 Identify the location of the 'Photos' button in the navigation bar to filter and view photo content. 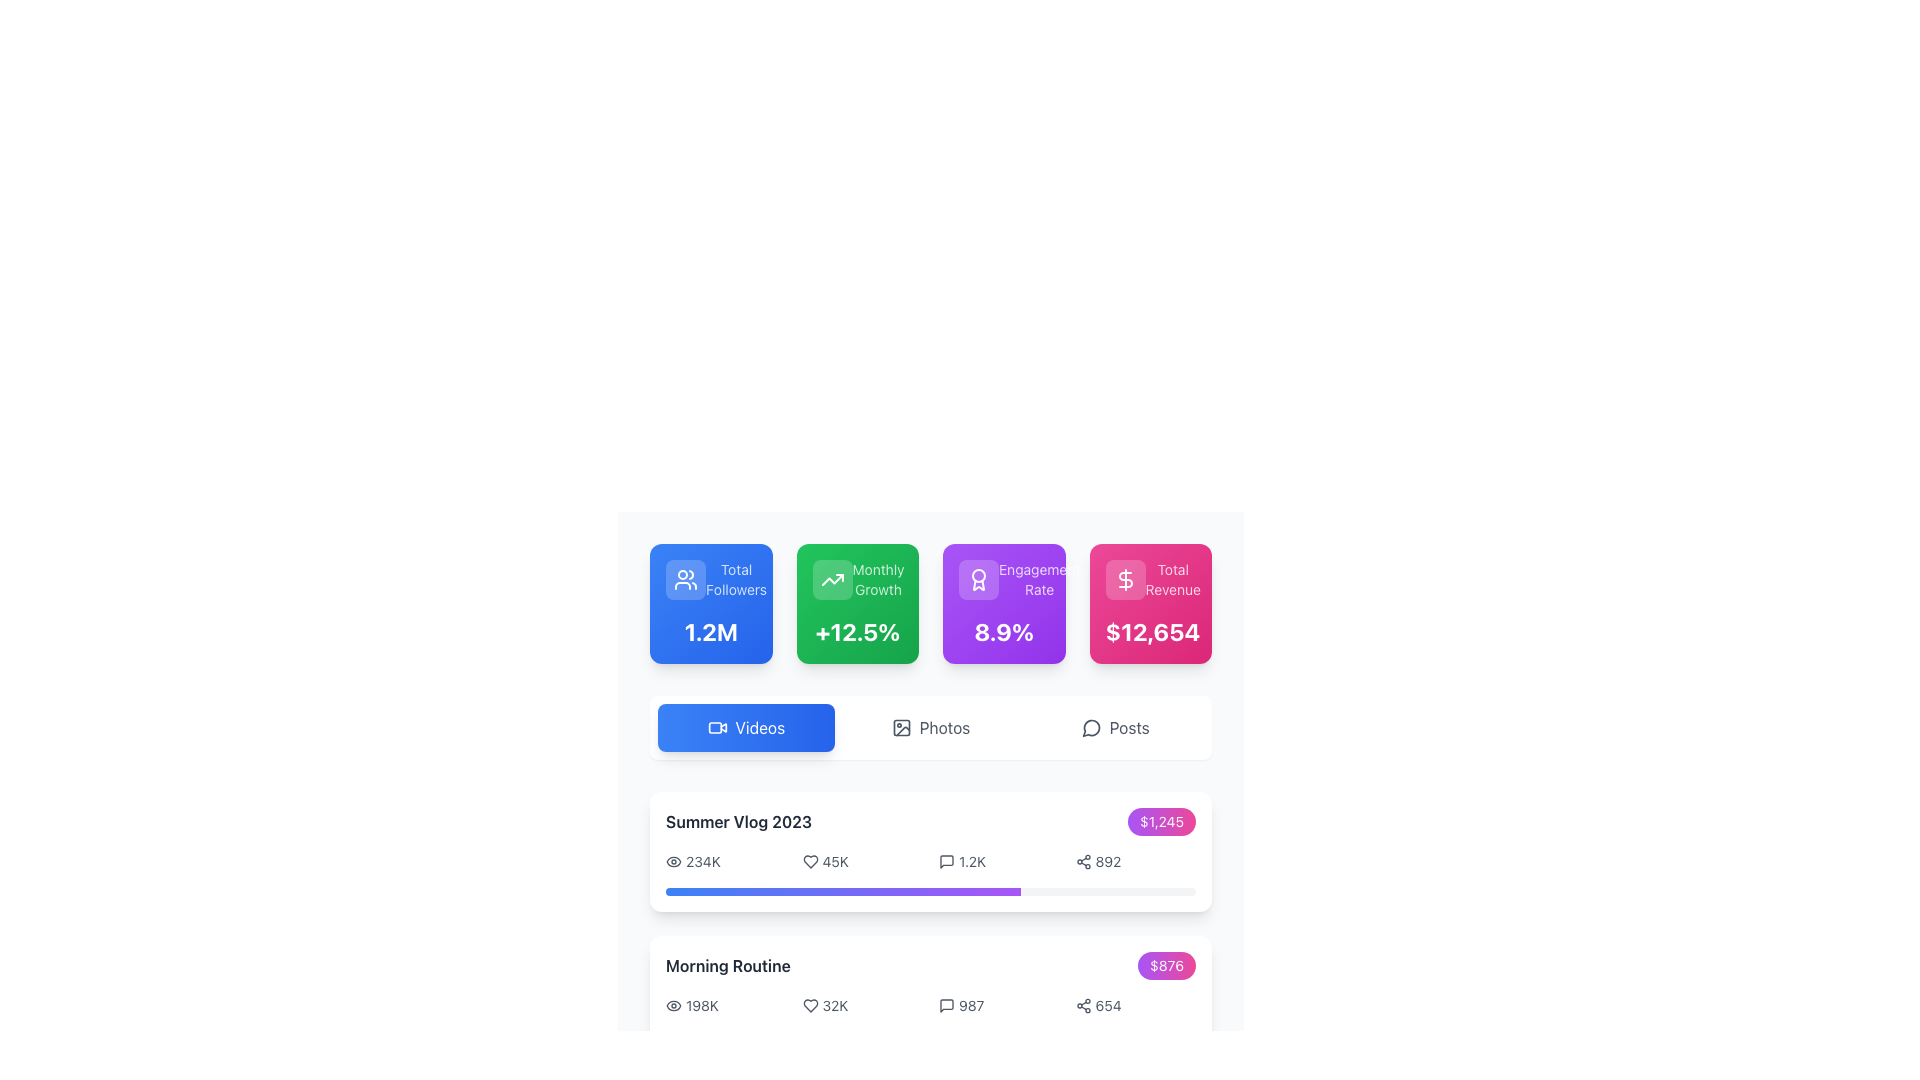
(930, 728).